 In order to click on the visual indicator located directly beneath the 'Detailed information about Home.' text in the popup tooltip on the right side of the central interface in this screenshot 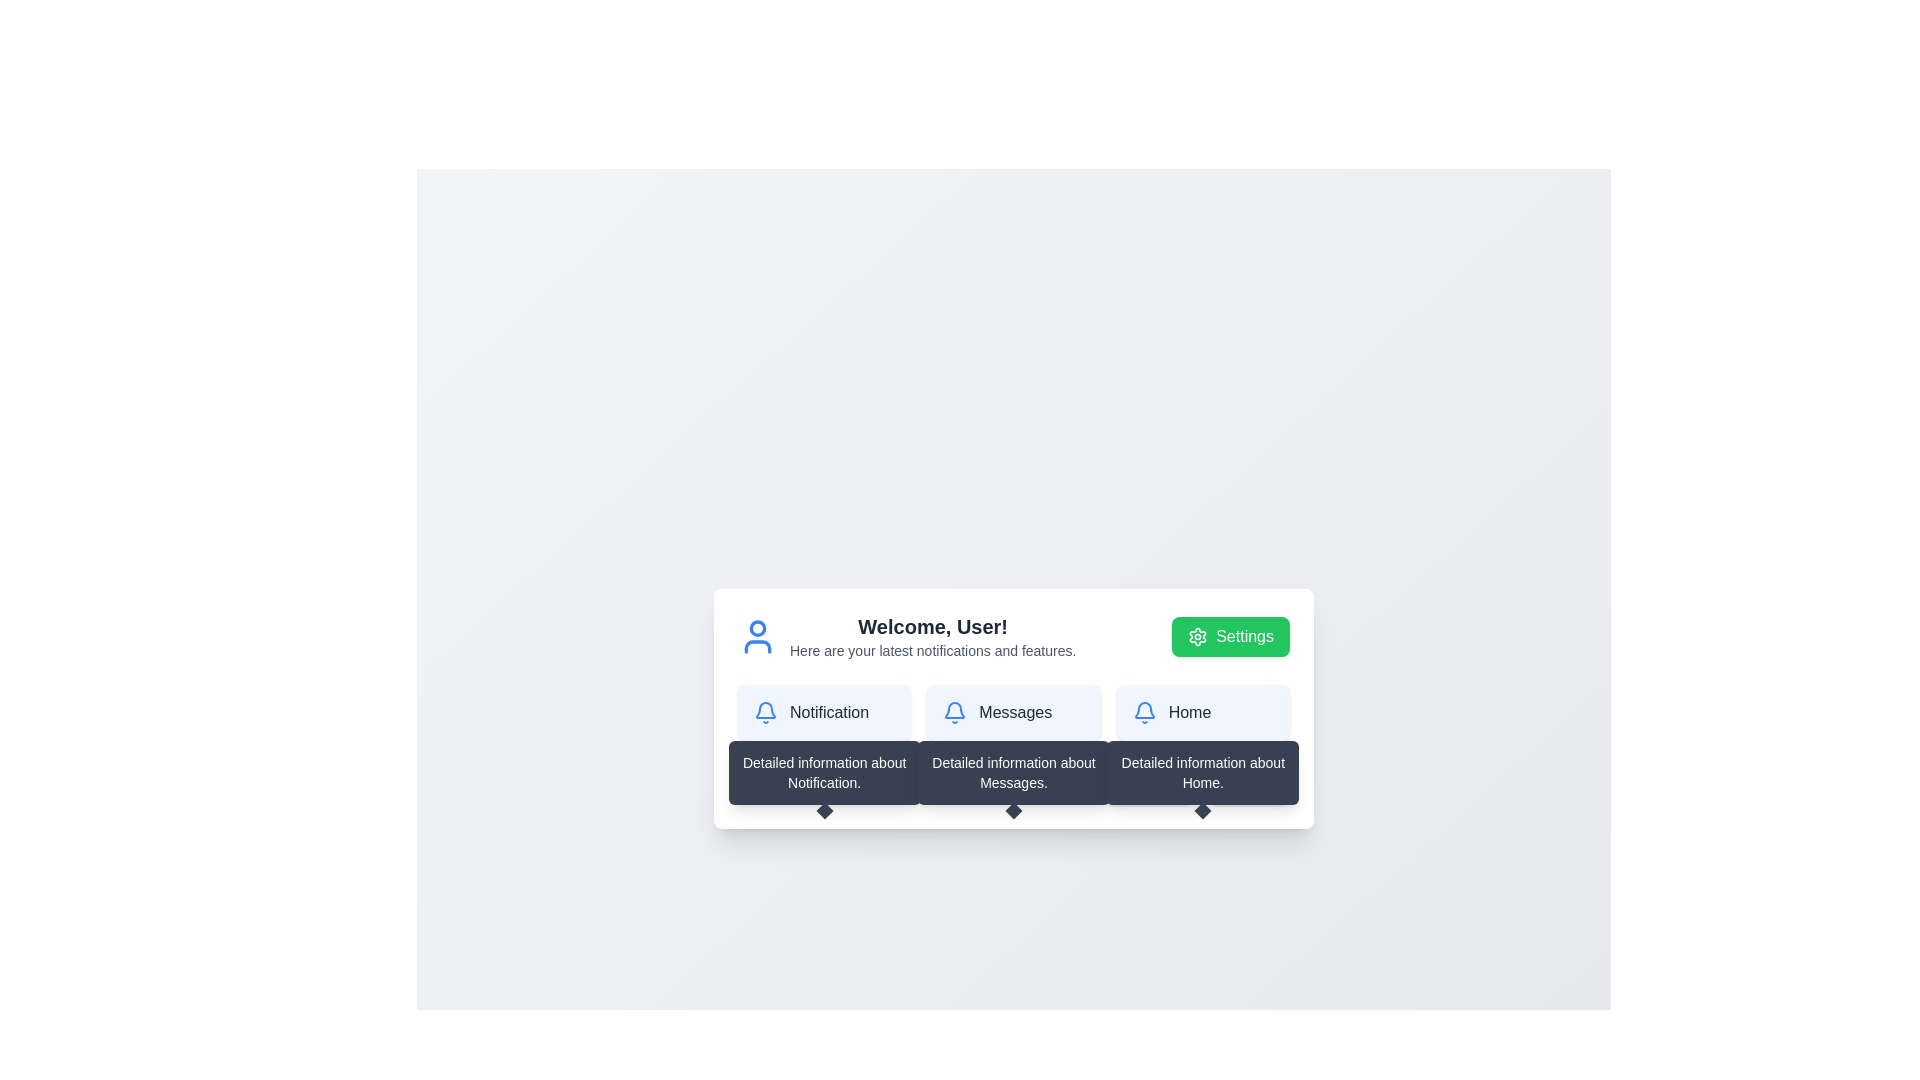, I will do `click(1202, 810)`.